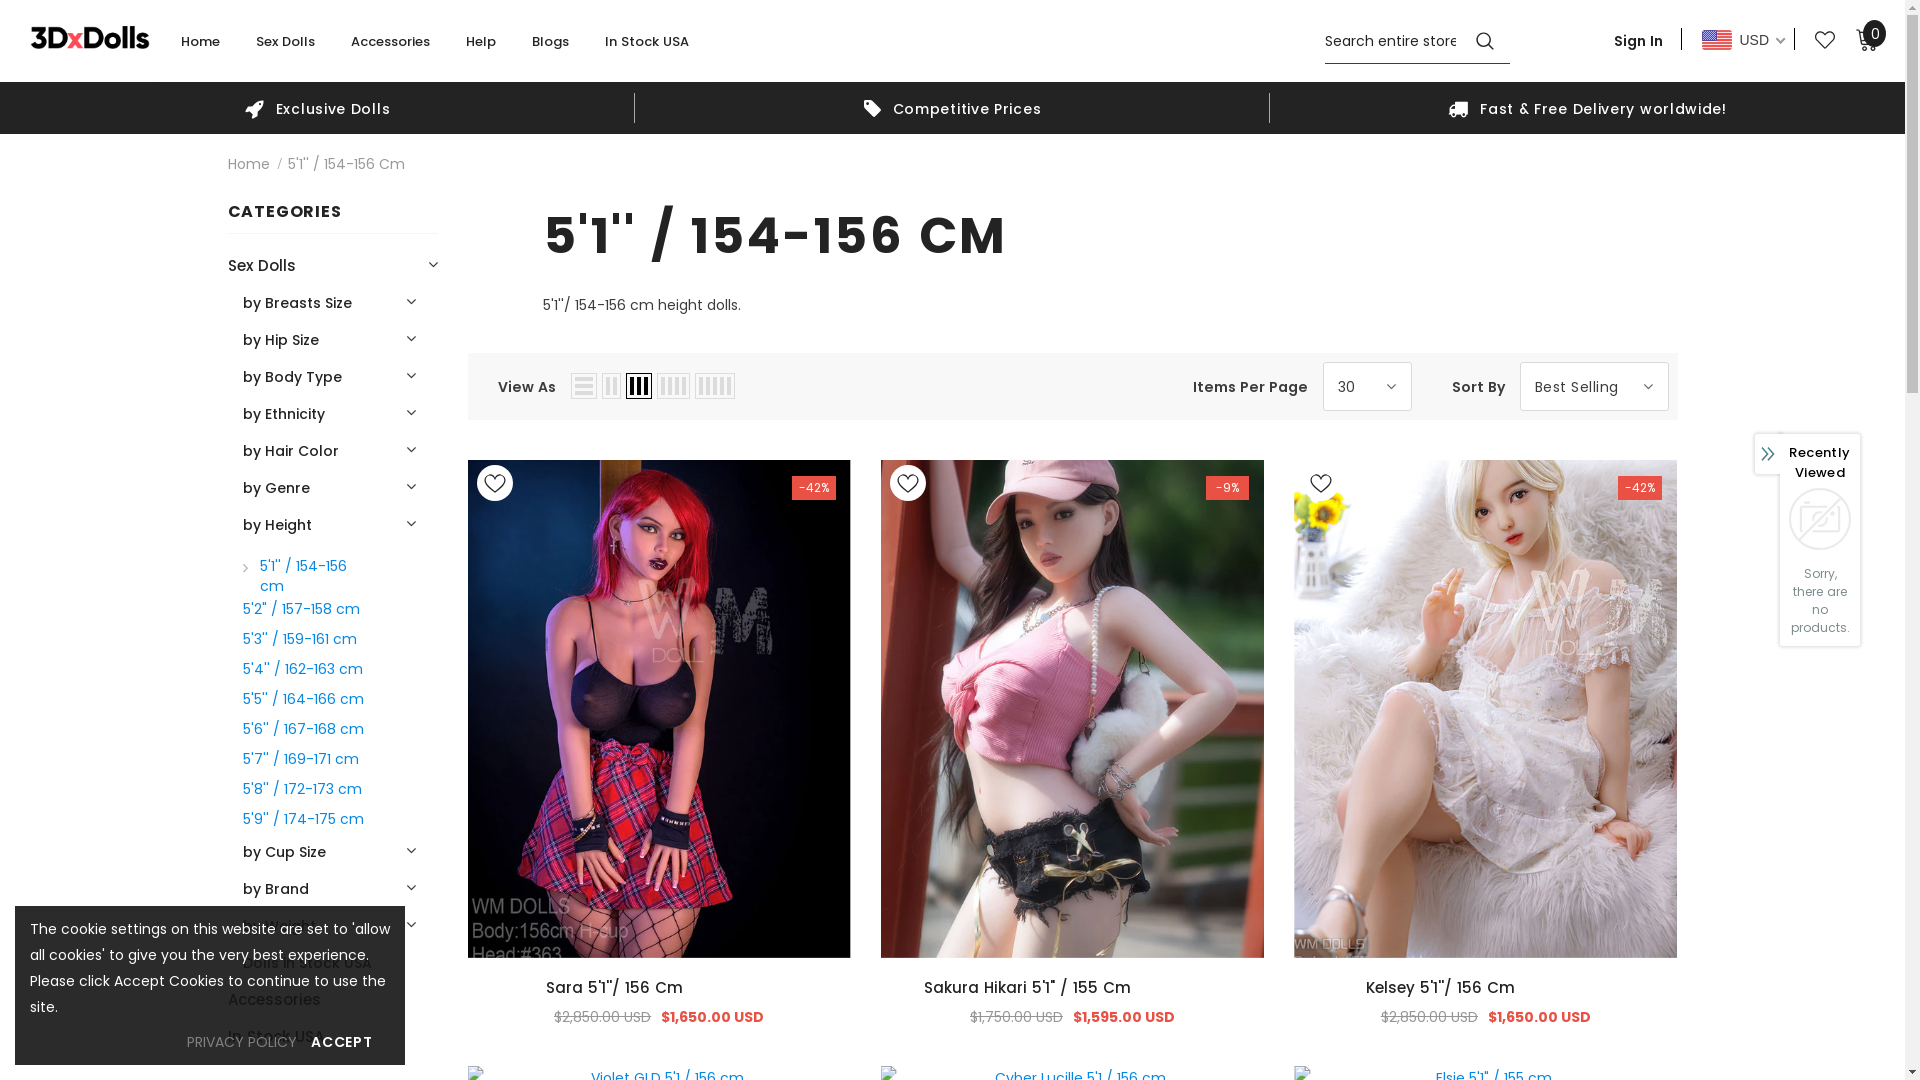  Describe the element at coordinates (659, 986) in the screenshot. I see `'Sara 5'1''/ 156 Cm'` at that location.